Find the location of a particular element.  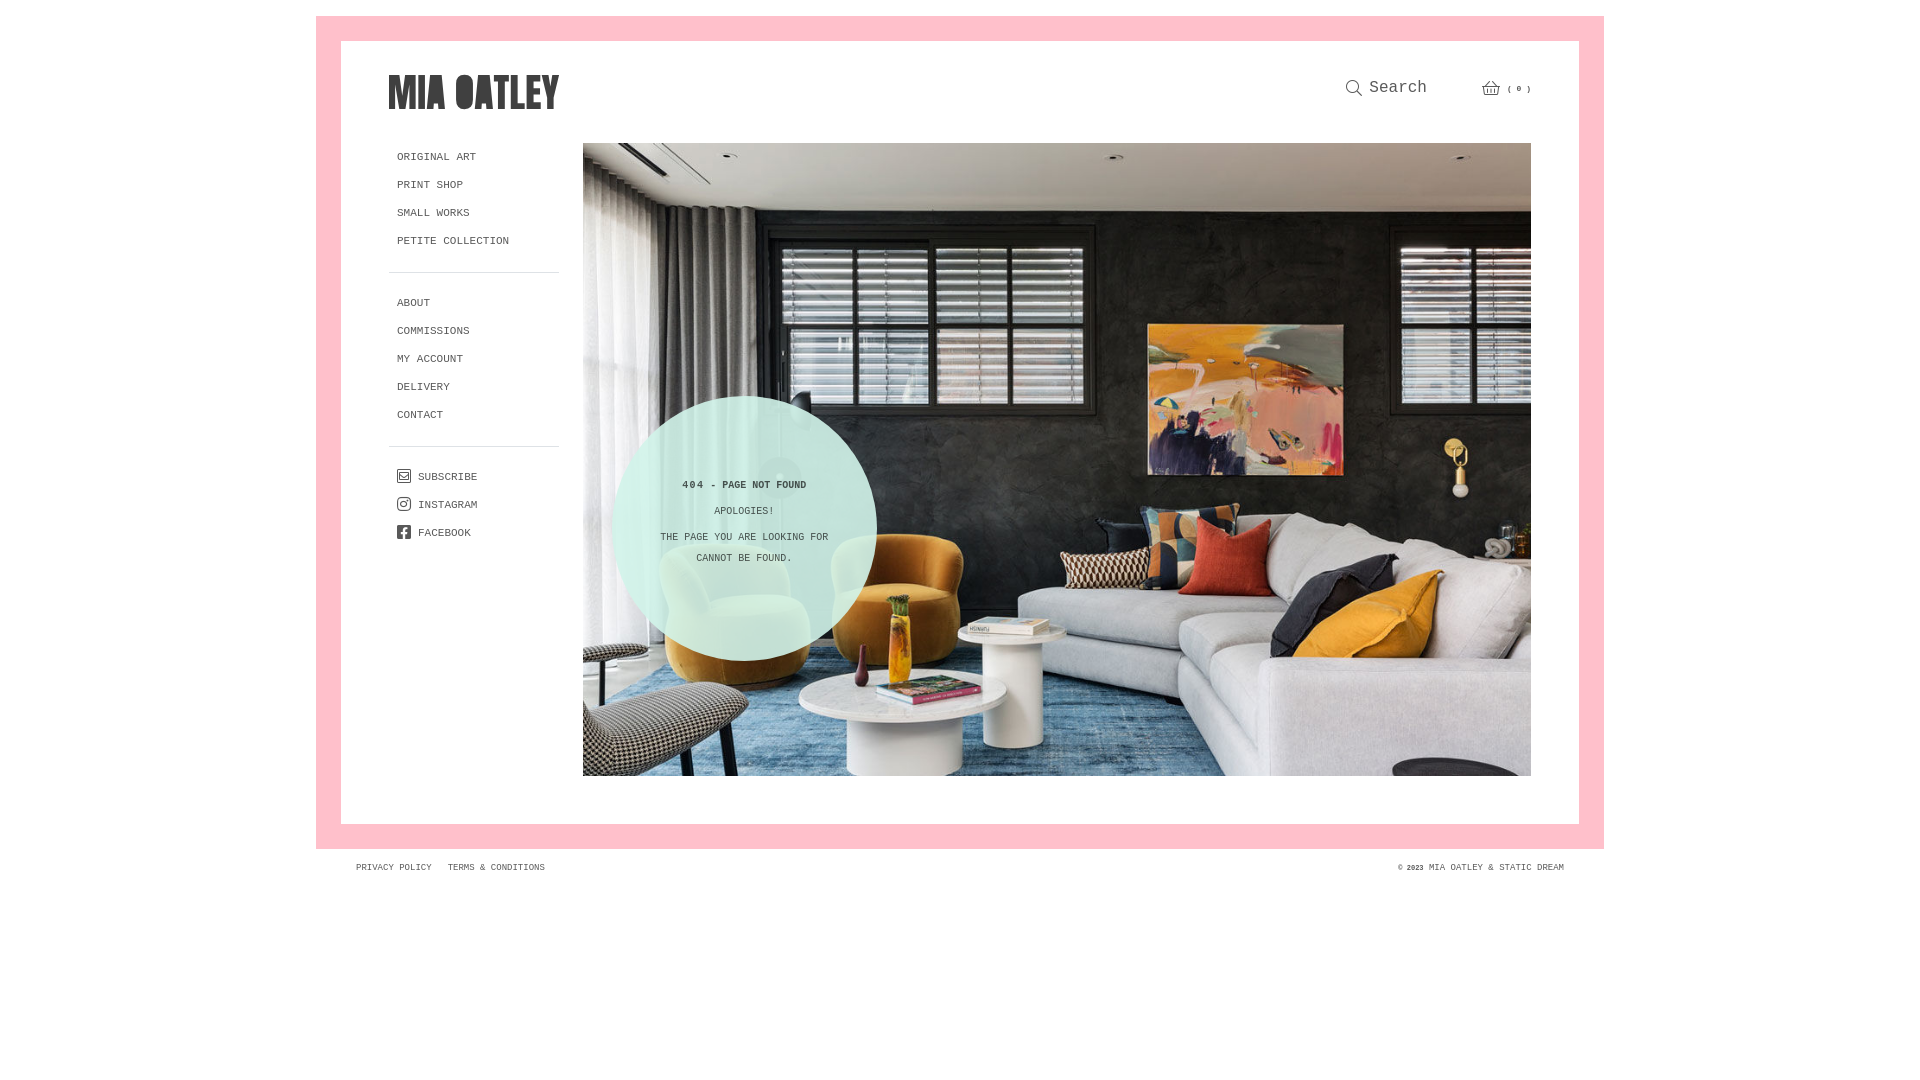

'Privacy Policy' is located at coordinates (347, 865).